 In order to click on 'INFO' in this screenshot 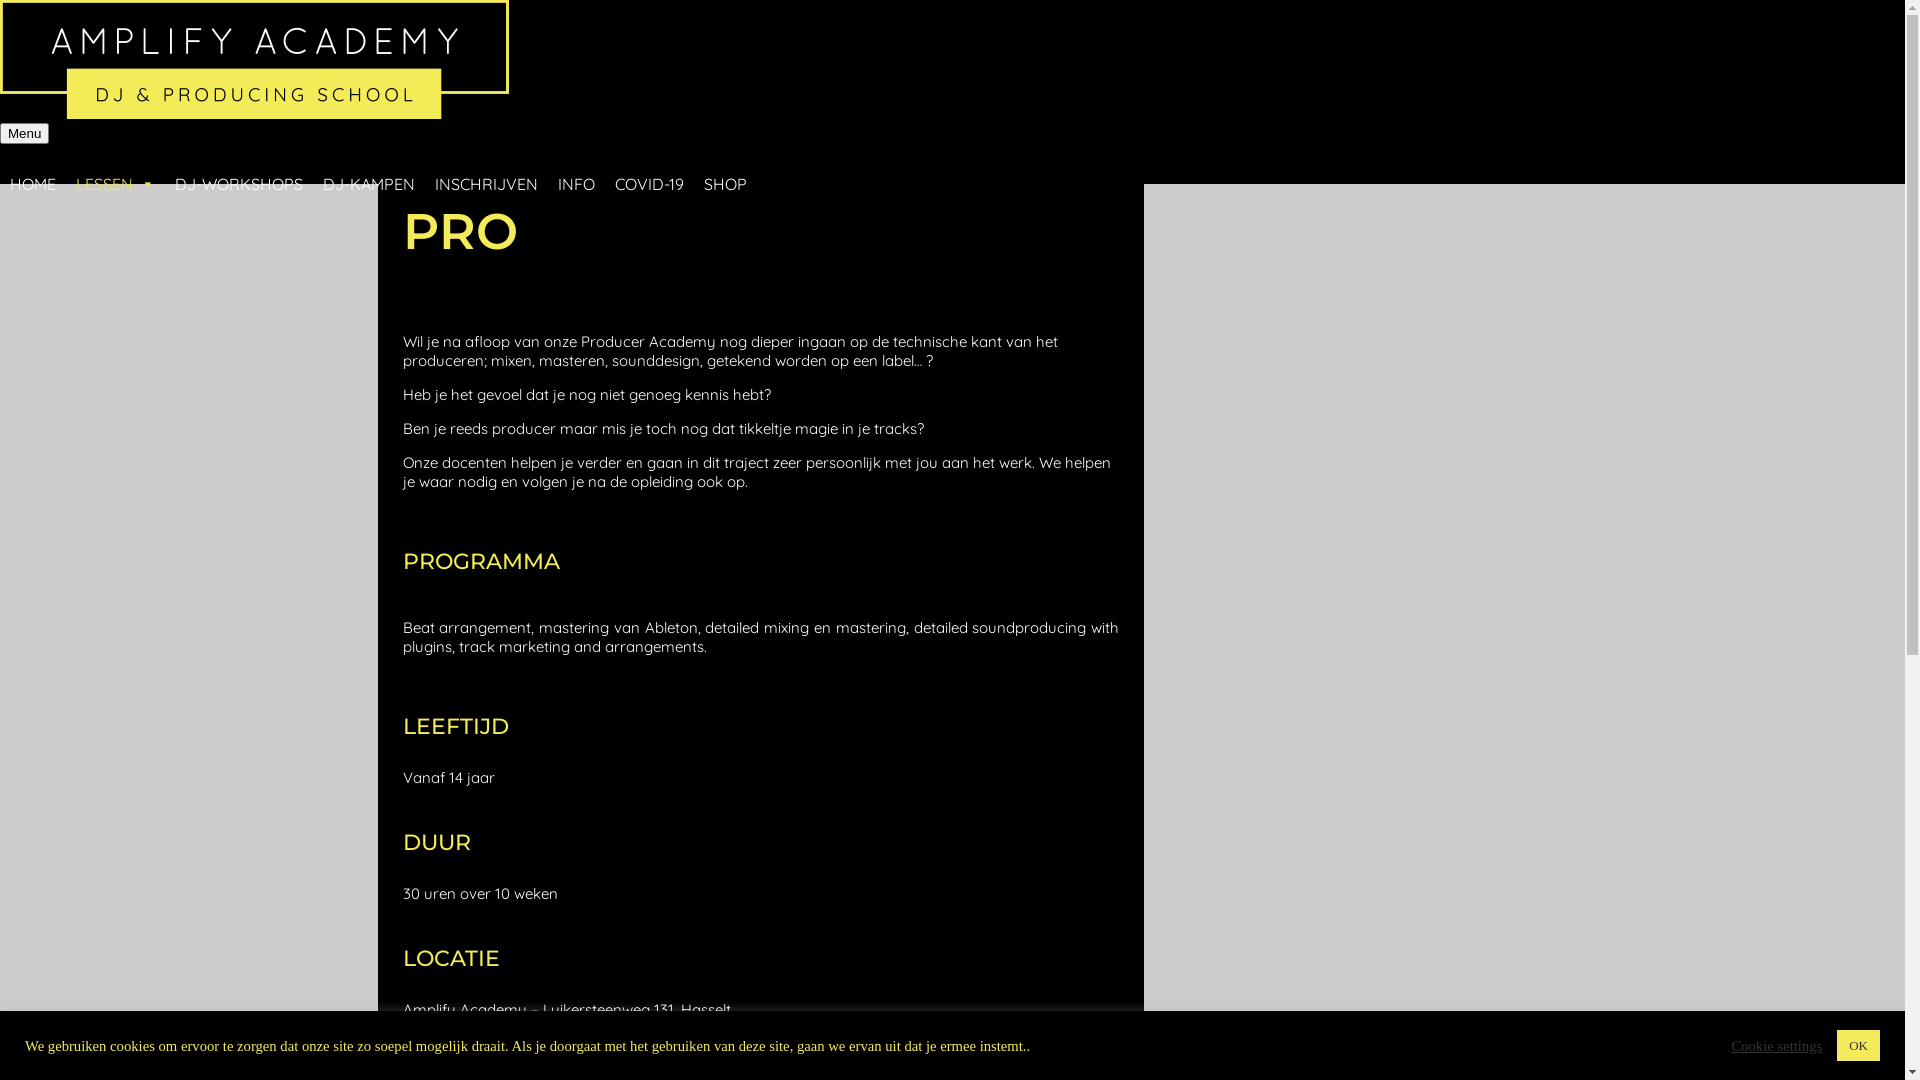, I will do `click(575, 163)`.